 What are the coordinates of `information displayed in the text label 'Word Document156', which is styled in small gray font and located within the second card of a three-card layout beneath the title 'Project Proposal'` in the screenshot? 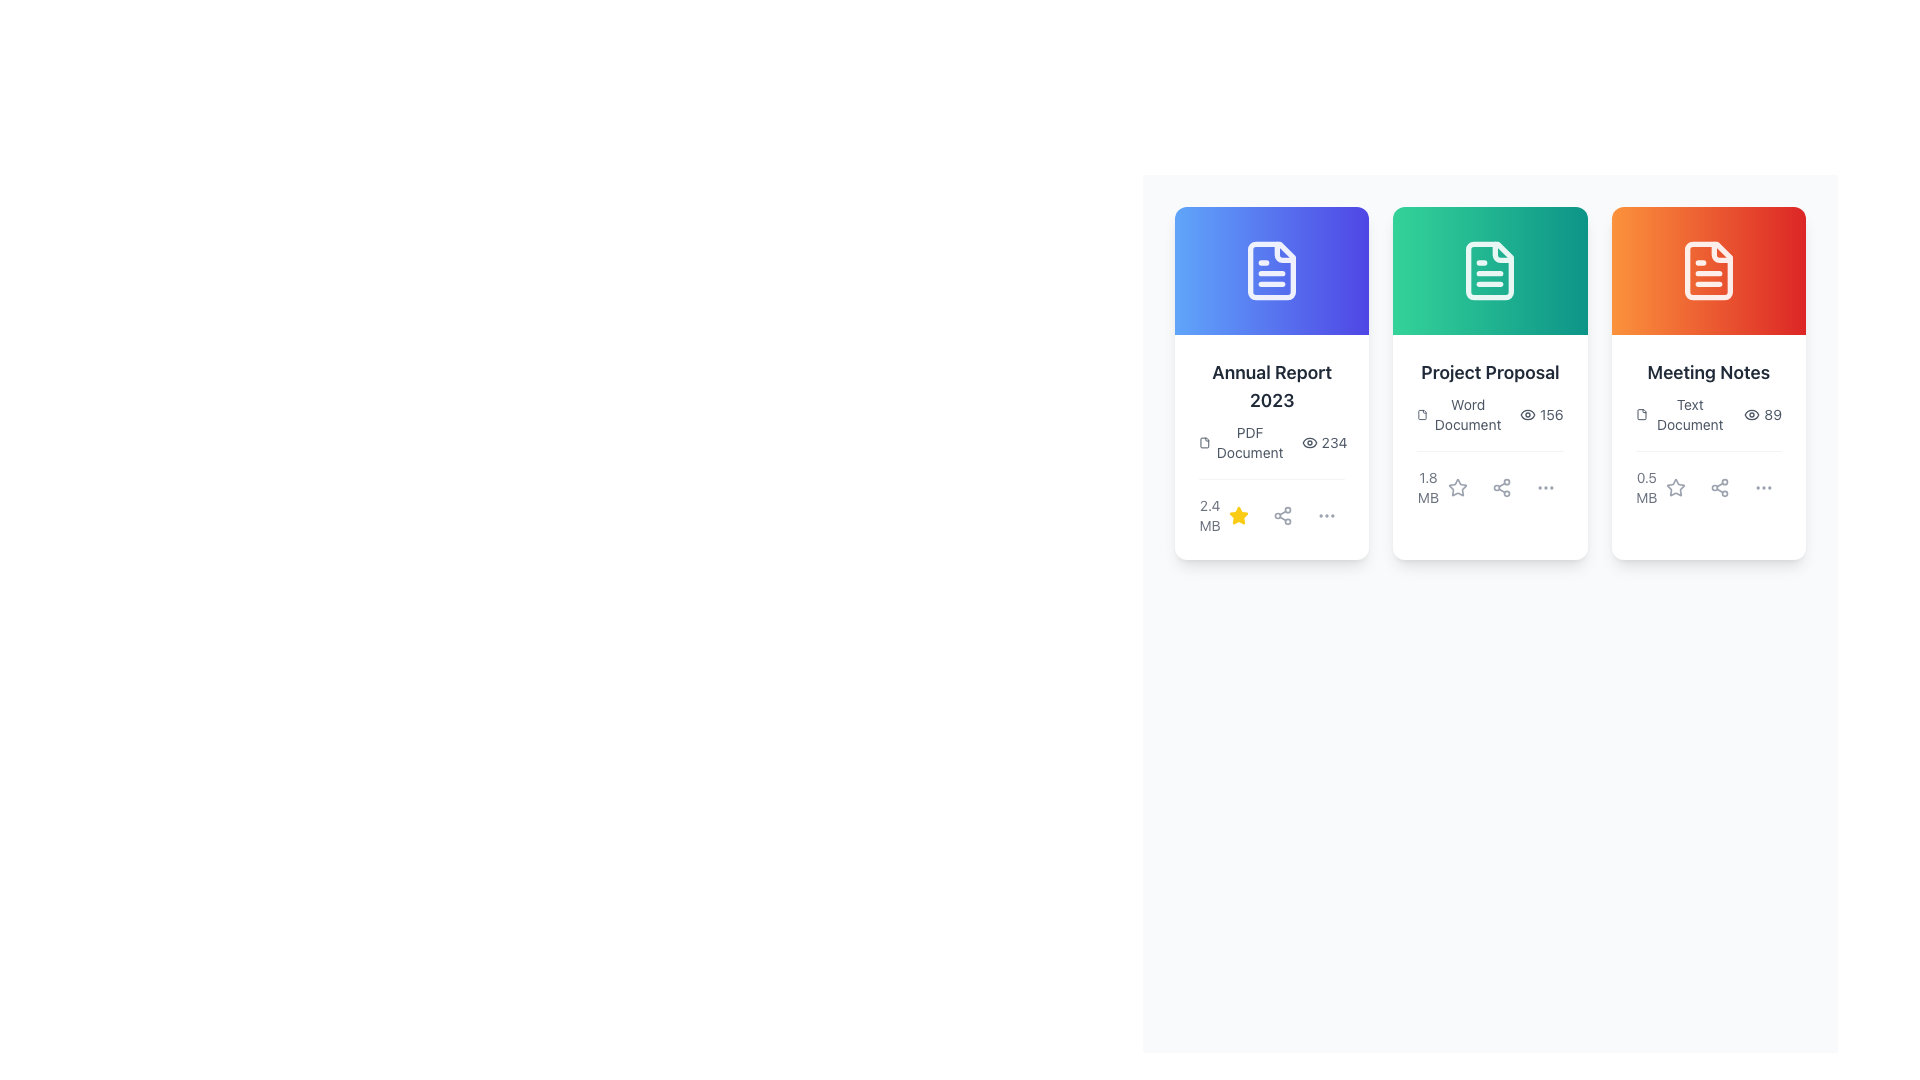 It's located at (1490, 432).